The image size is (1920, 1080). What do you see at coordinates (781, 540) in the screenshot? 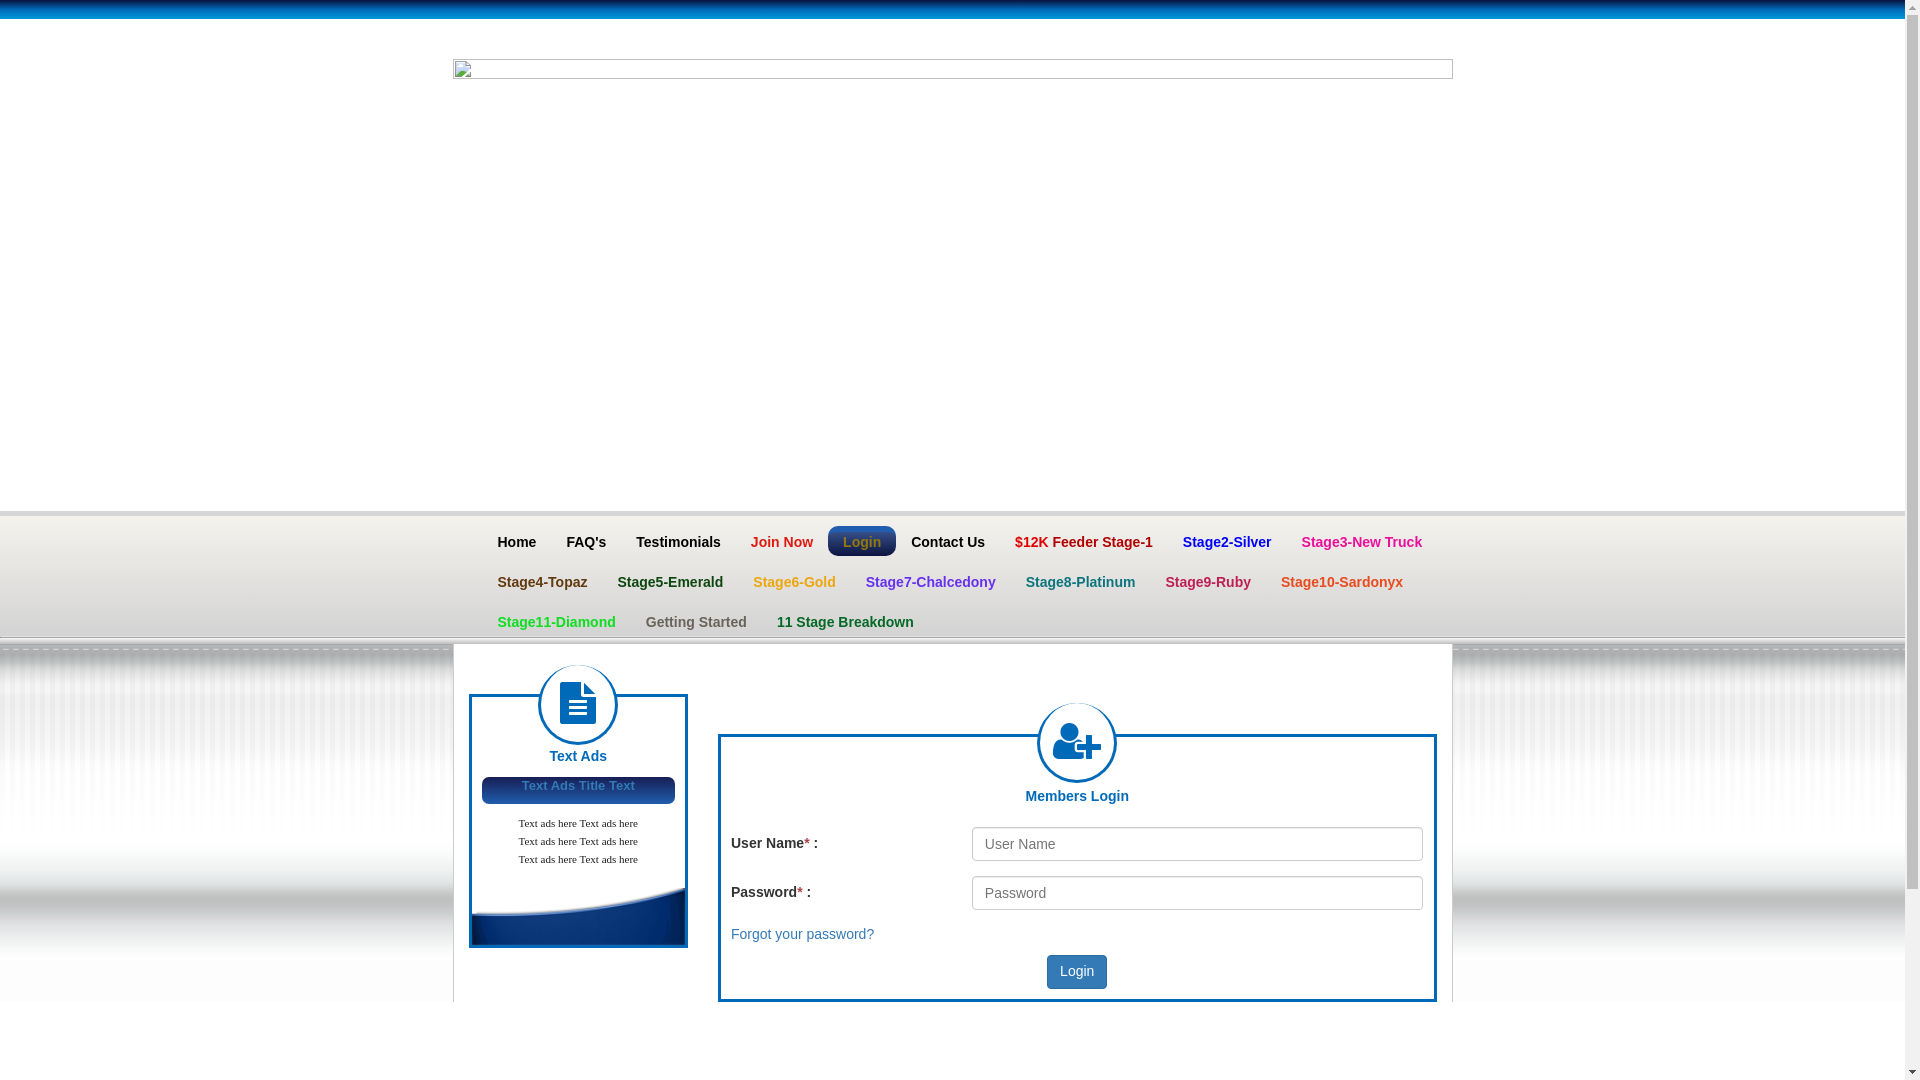
I see `'Join Now'` at bounding box center [781, 540].